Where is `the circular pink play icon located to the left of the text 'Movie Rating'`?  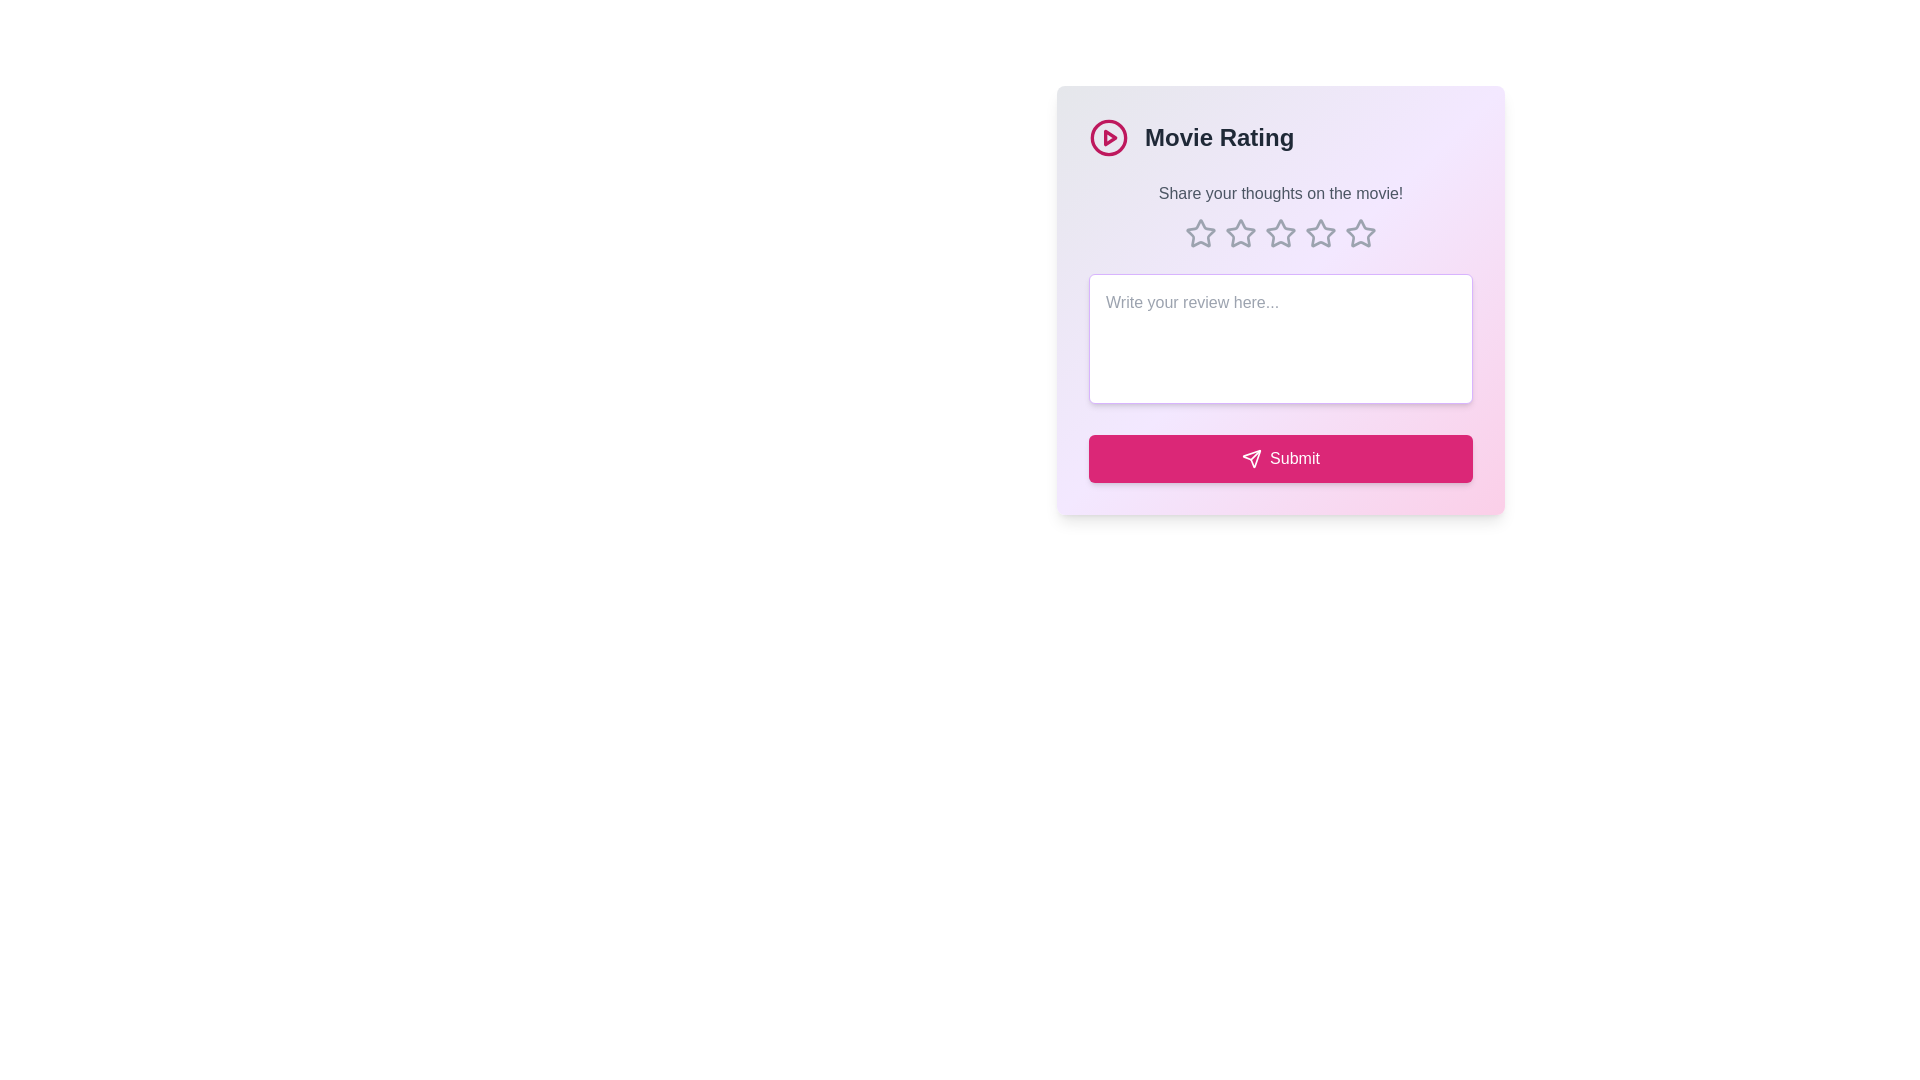 the circular pink play icon located to the left of the text 'Movie Rating' is located at coordinates (1107, 137).